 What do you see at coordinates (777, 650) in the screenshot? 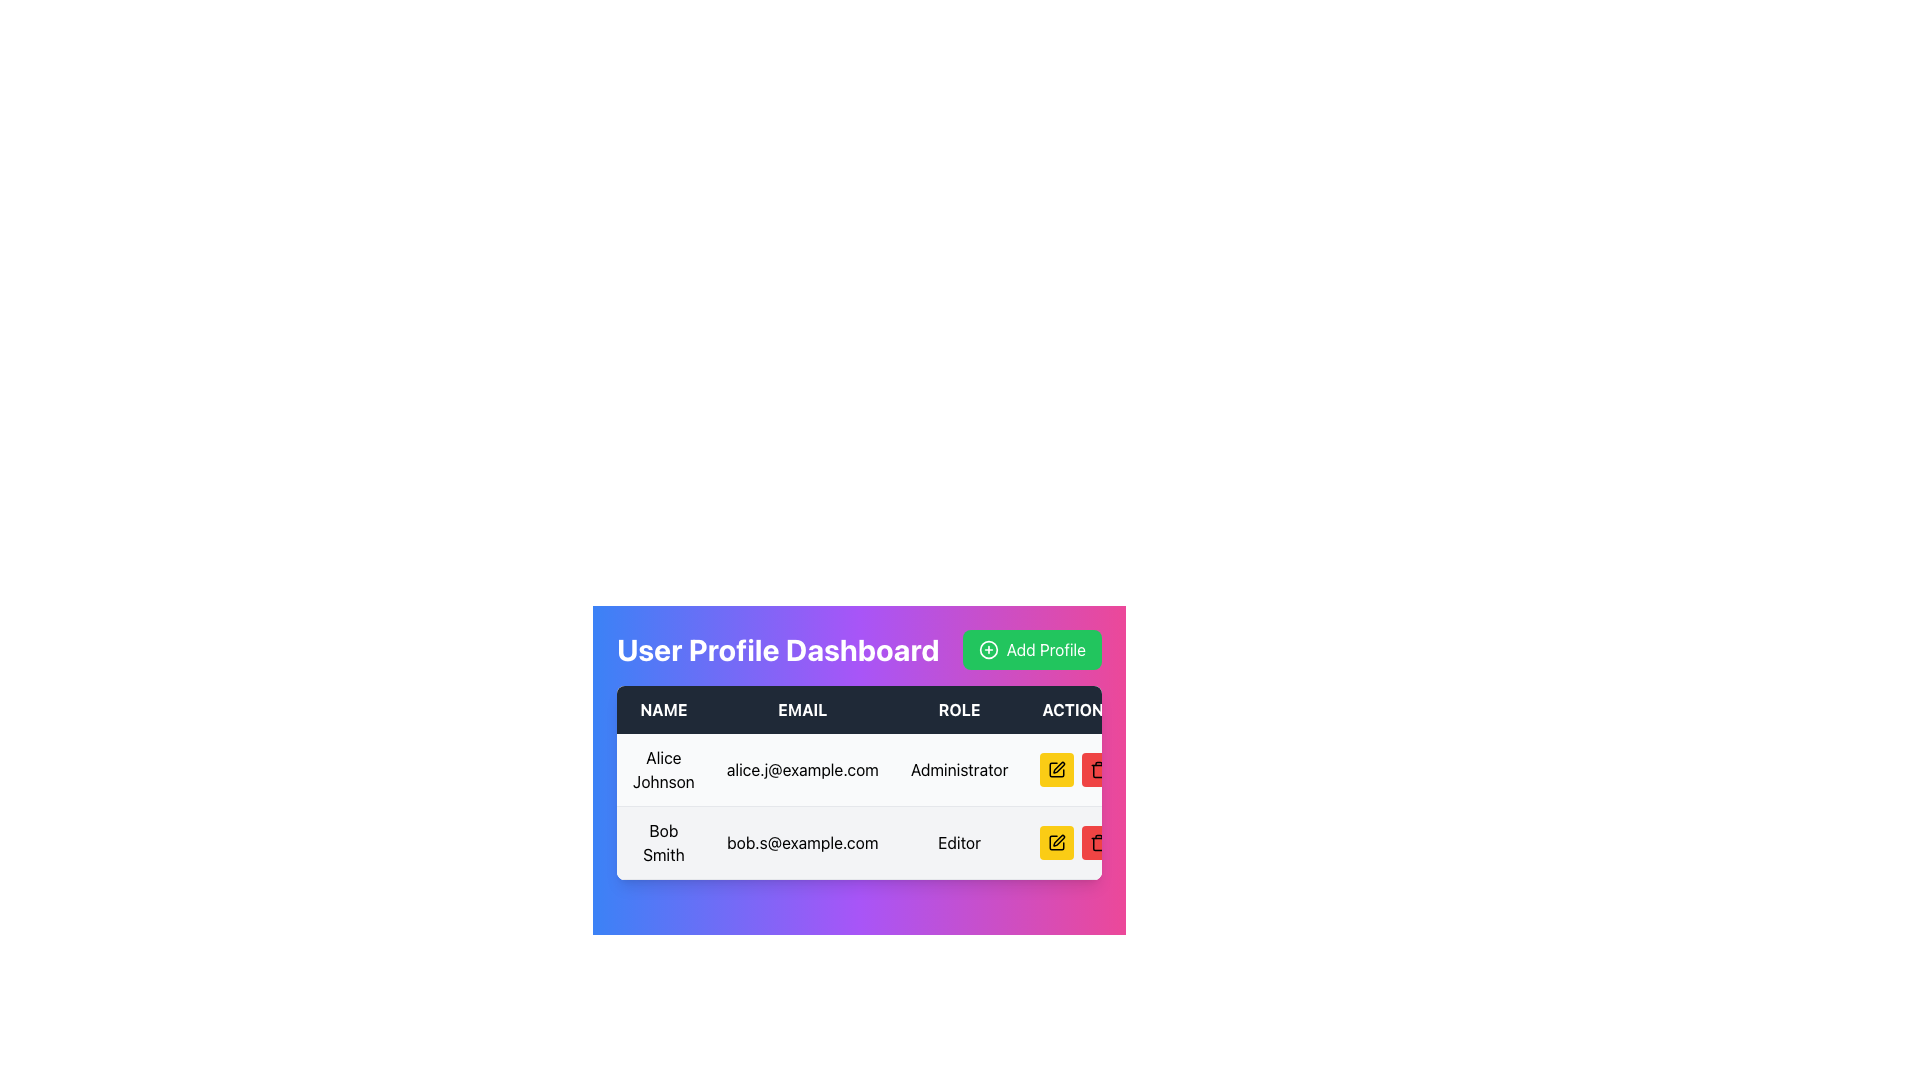
I see `the 'User Profile Dashboard' text element, which is displayed in bold, large white font on a gradient blue to purple background, located to the left of the 'Add Profile' button` at bounding box center [777, 650].